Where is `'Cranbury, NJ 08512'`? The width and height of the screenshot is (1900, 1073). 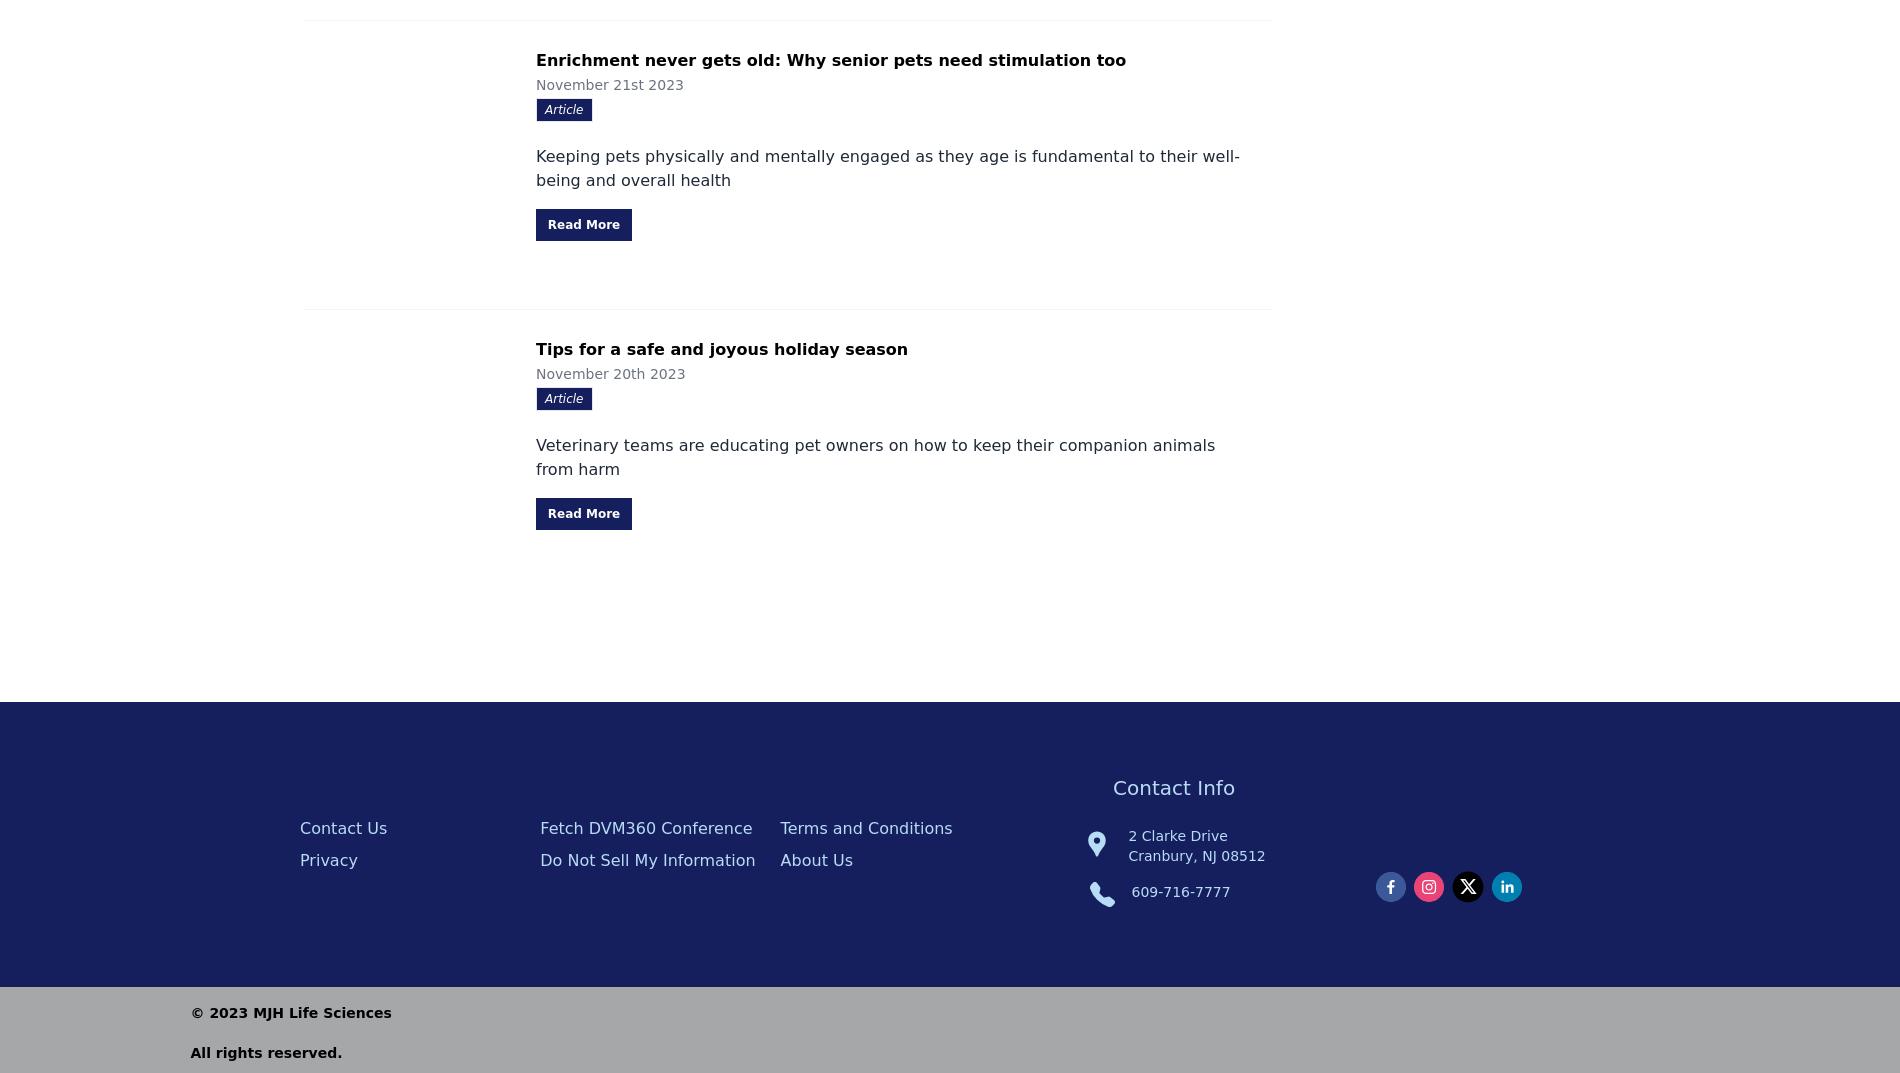 'Cranbury, NJ 08512' is located at coordinates (1195, 855).